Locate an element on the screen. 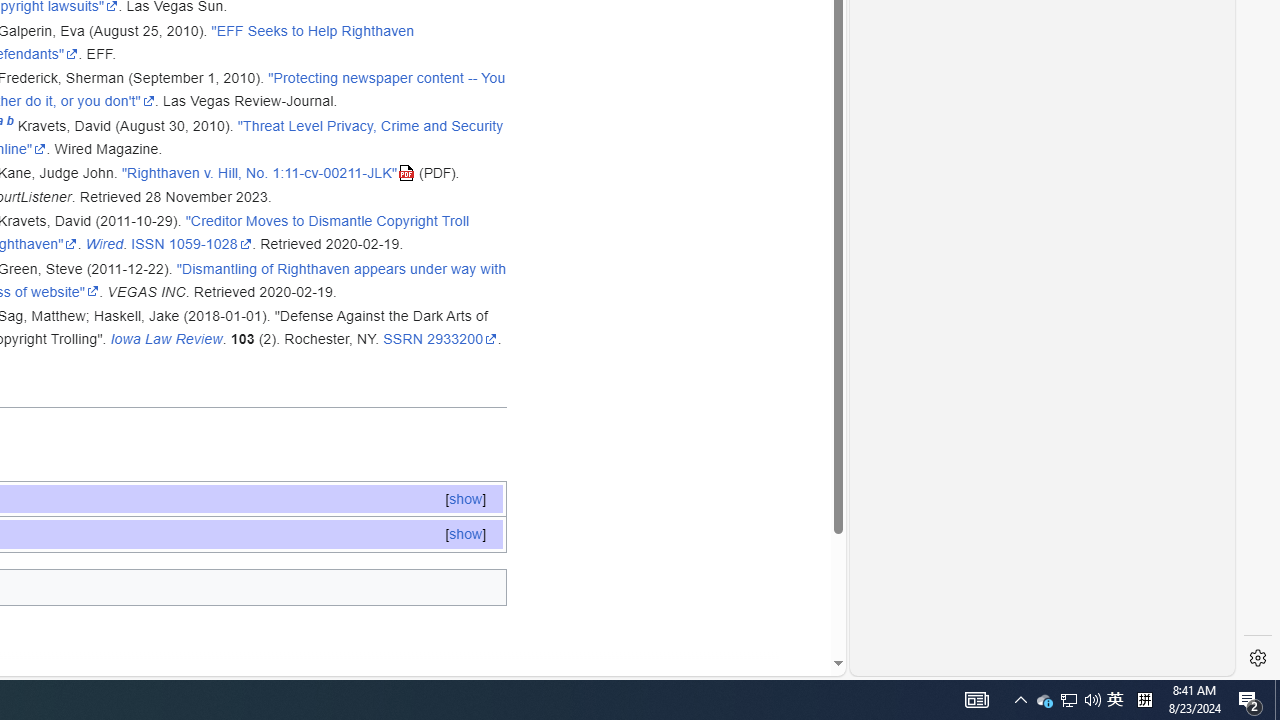 The height and width of the screenshot is (720, 1280). 'Iowa Law Review' is located at coordinates (166, 338).